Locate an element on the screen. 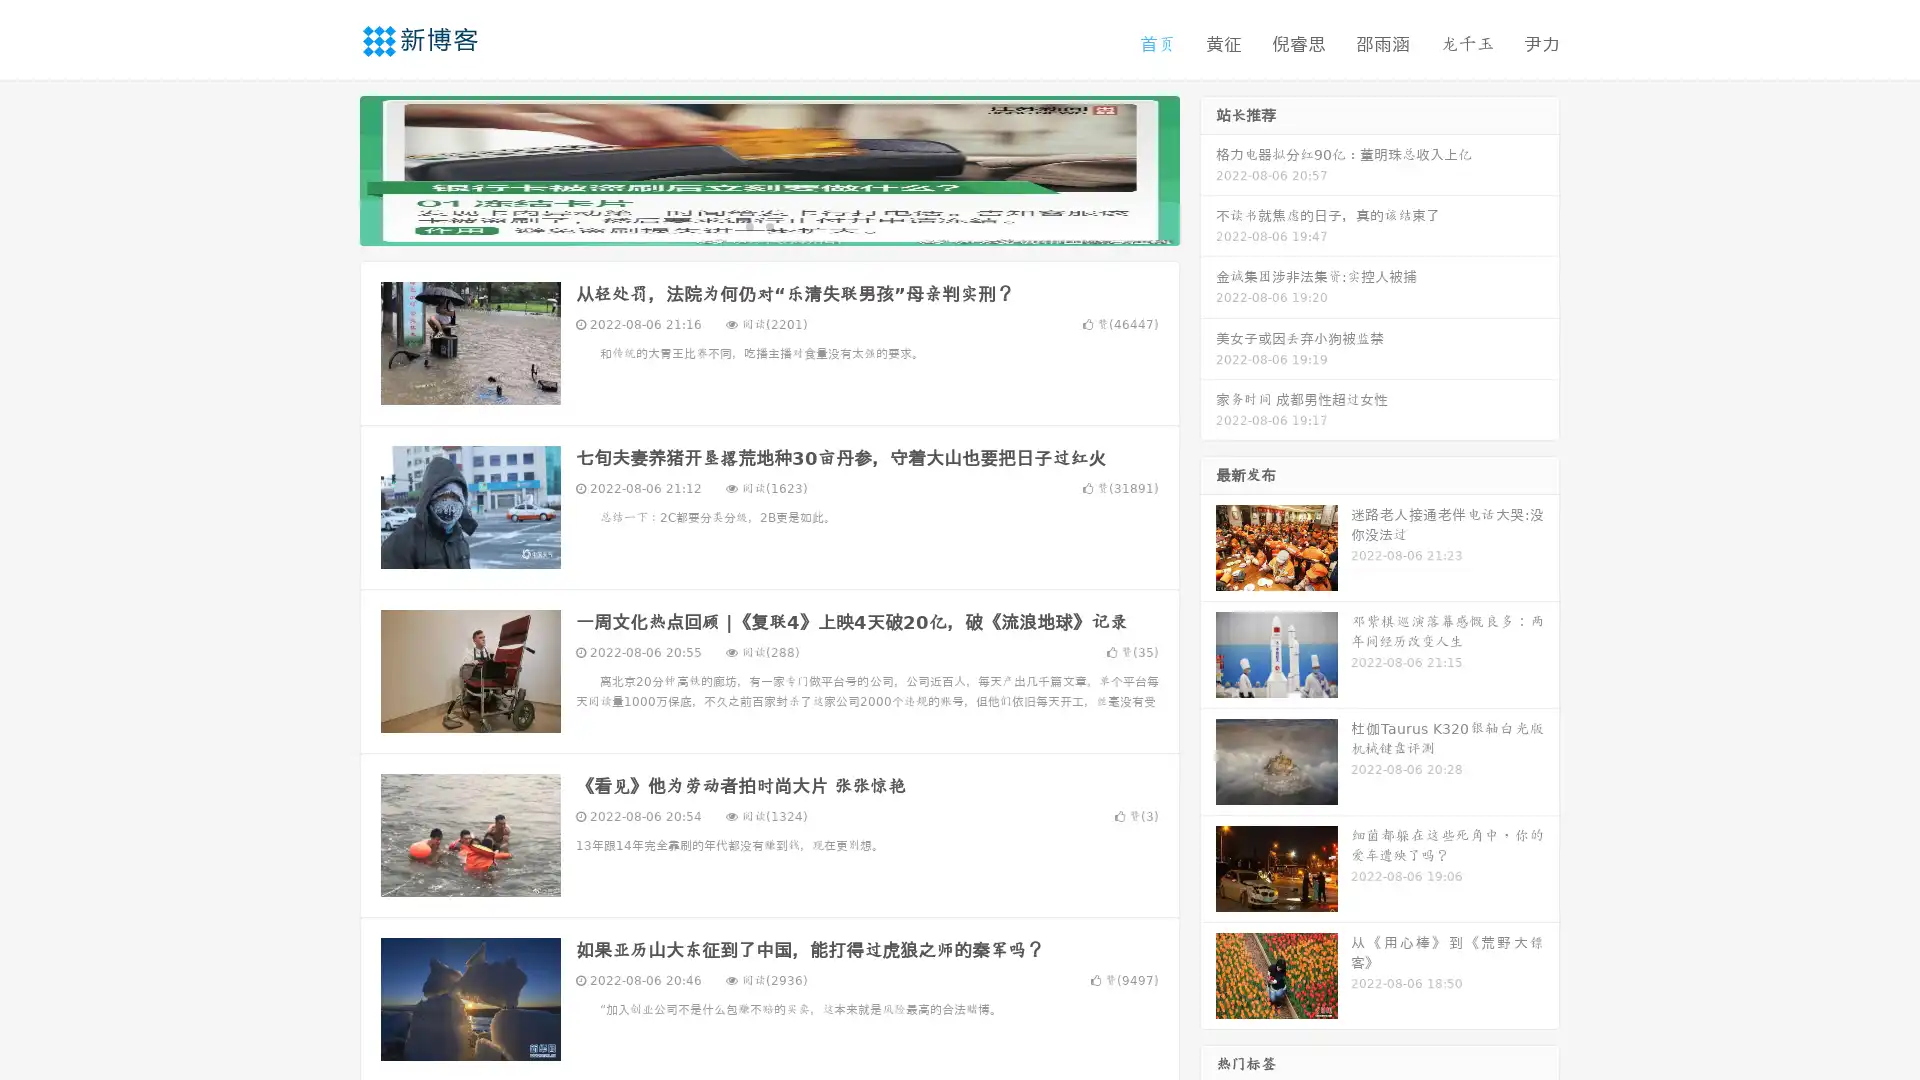 This screenshot has height=1080, width=1920. Go to slide 3 is located at coordinates (789, 225).